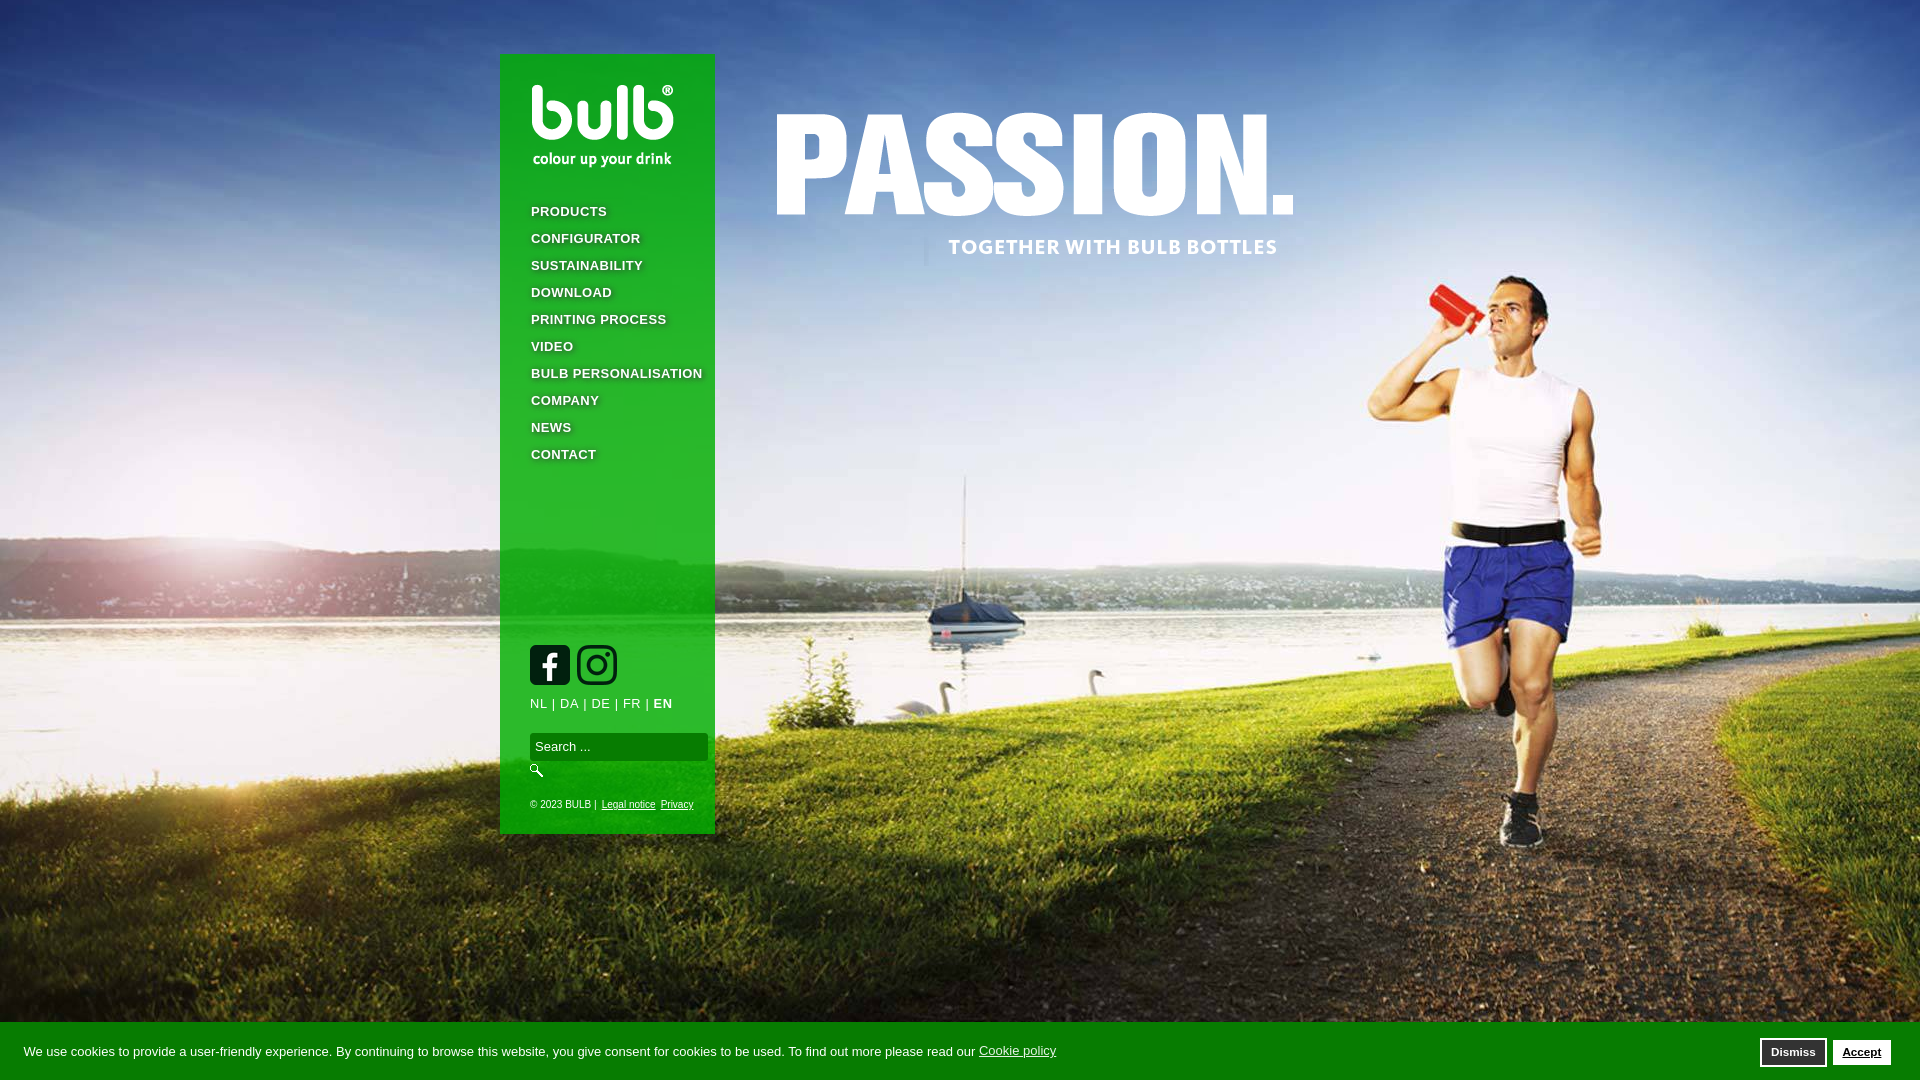  What do you see at coordinates (568, 702) in the screenshot?
I see `'DA'` at bounding box center [568, 702].